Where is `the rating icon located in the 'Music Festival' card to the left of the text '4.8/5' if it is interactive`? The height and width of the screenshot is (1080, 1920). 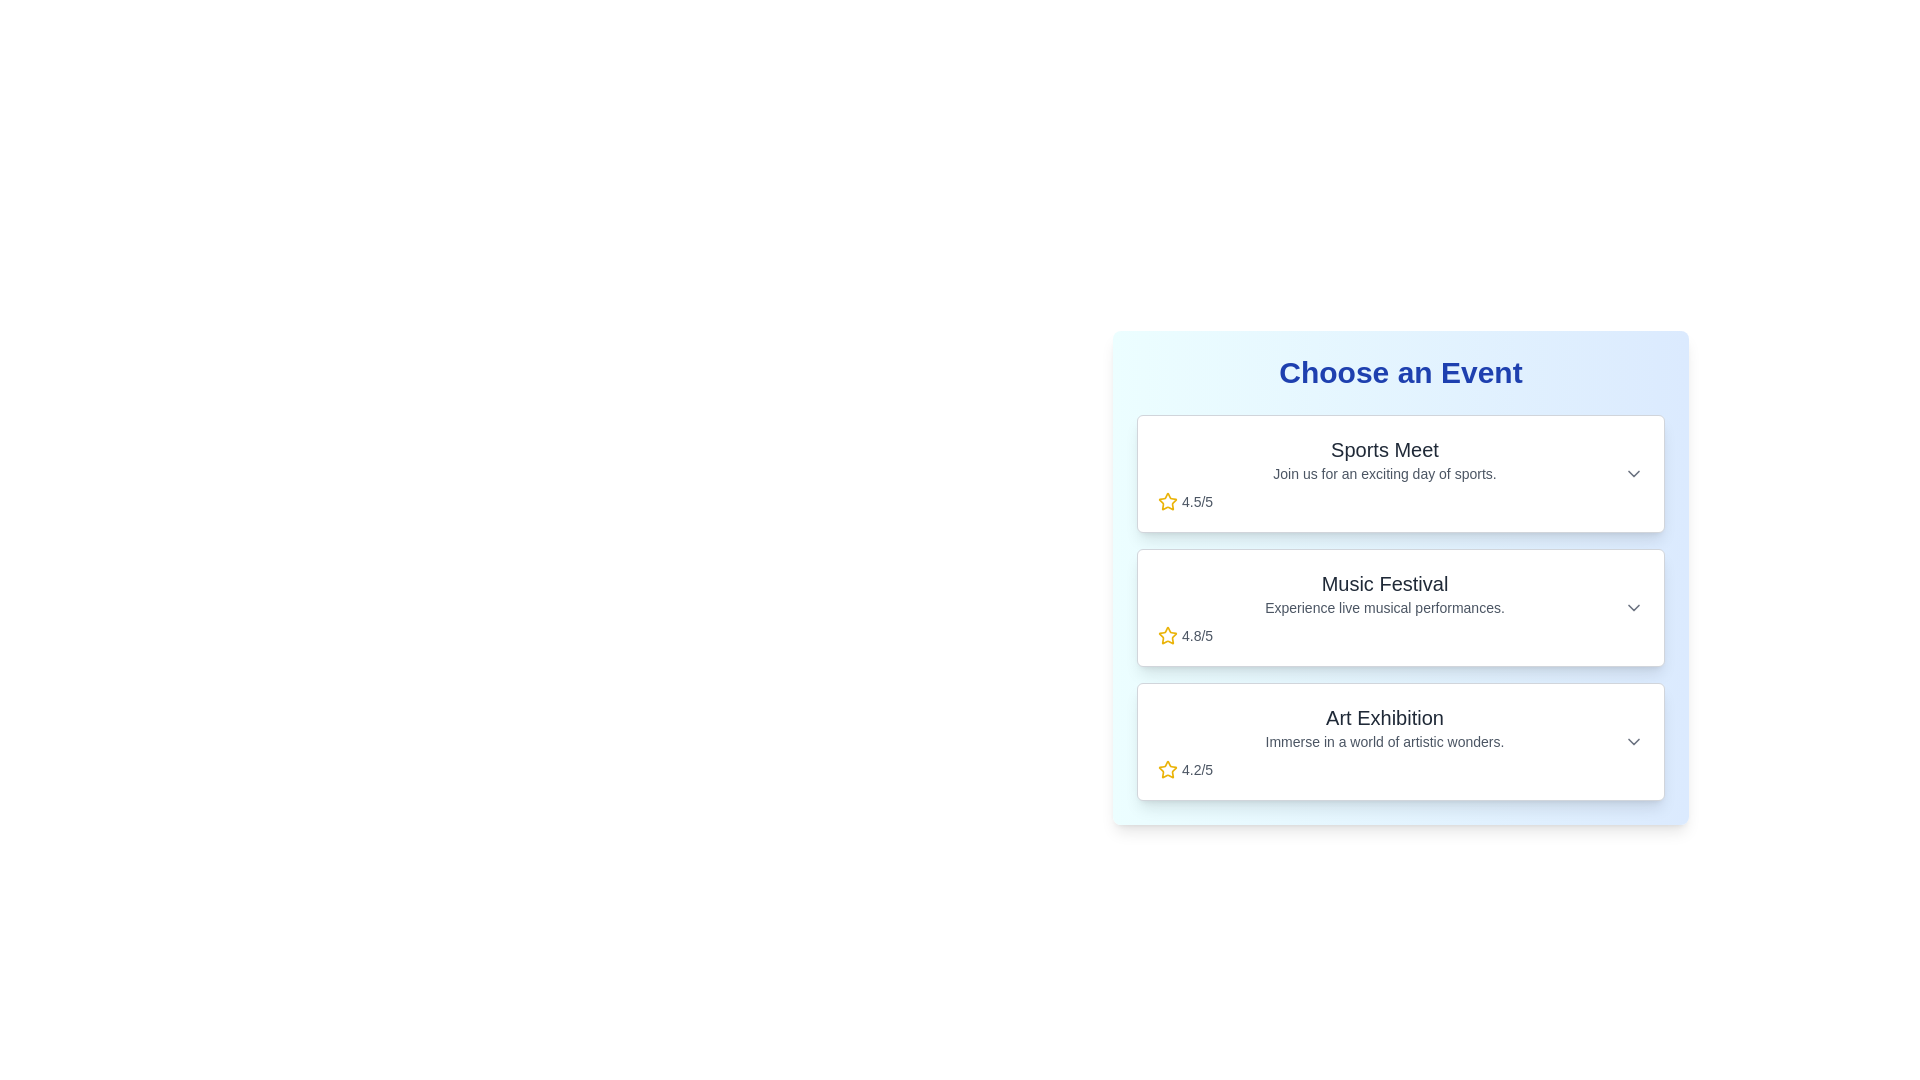
the rating icon located in the 'Music Festival' card to the left of the text '4.8/5' if it is interactive is located at coordinates (1166, 635).